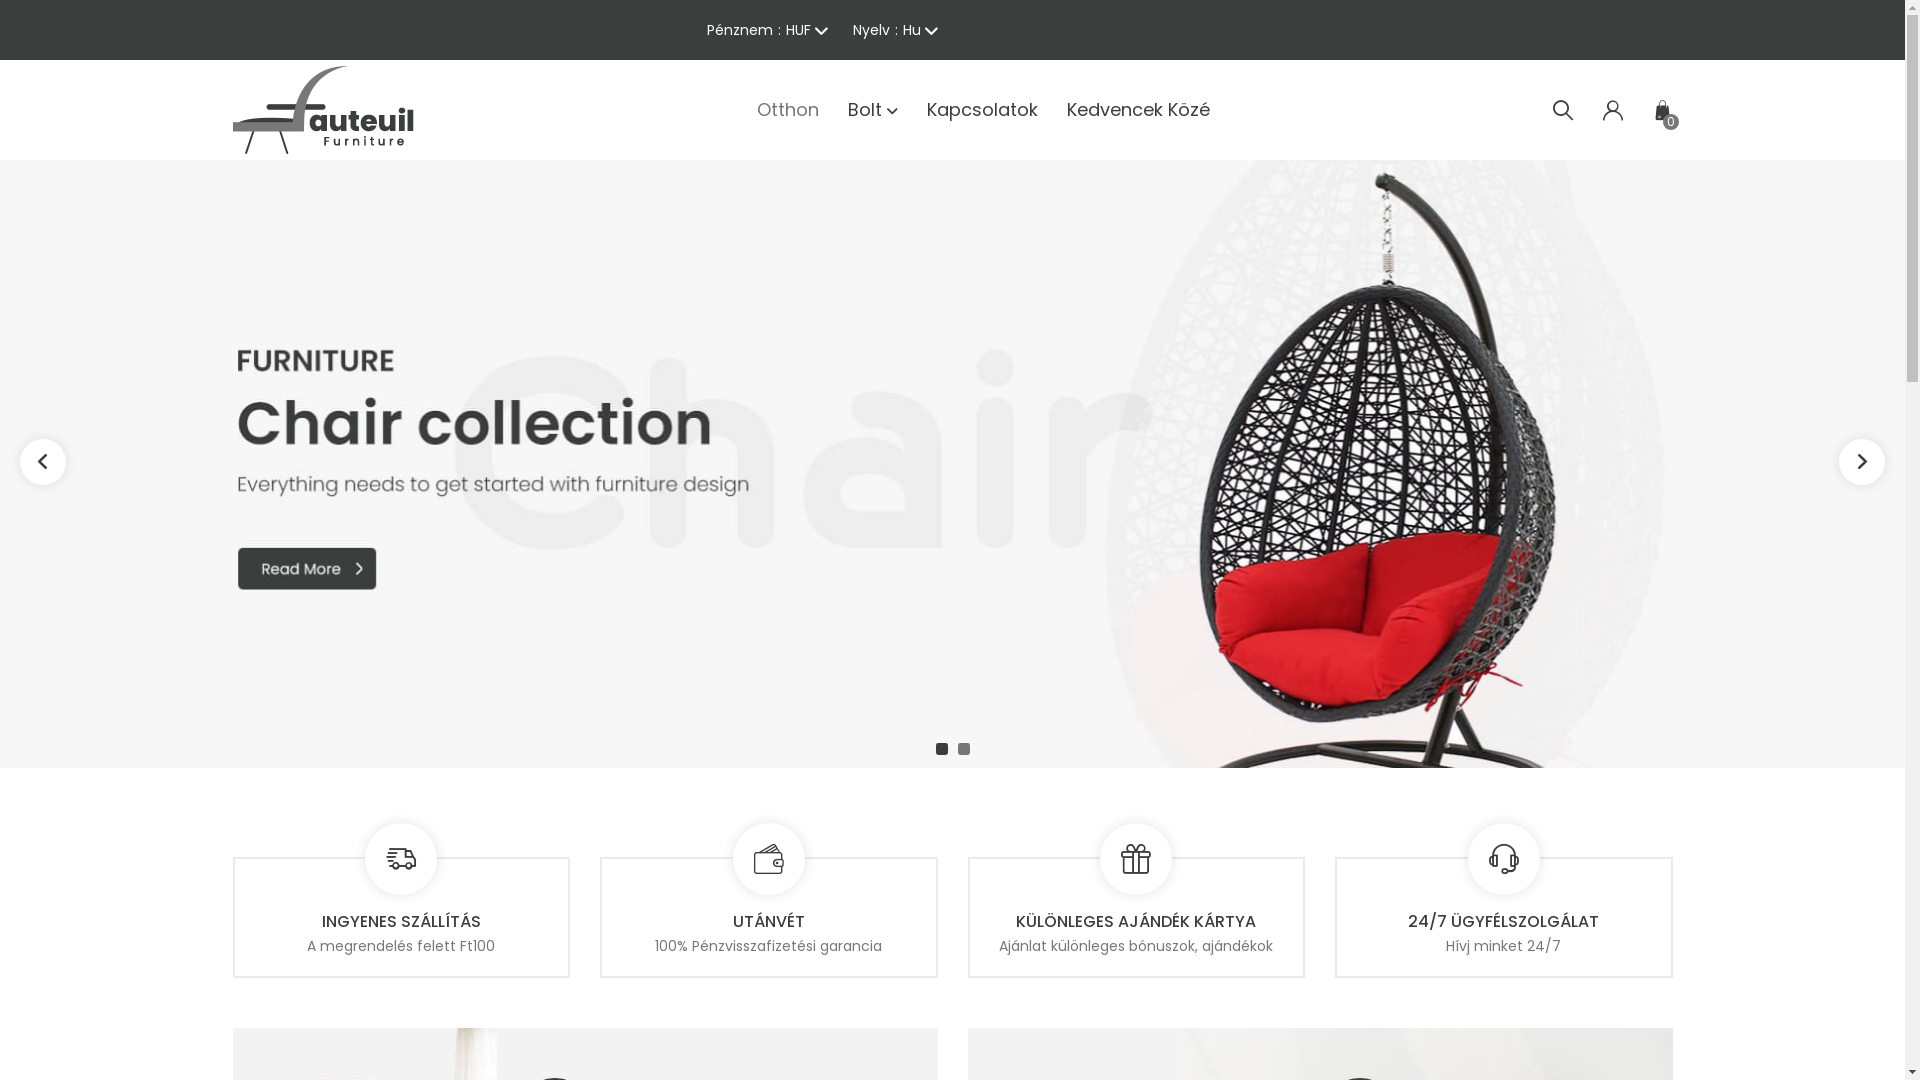 The image size is (1920, 1080). Describe the element at coordinates (981, 110) in the screenshot. I see `'Kapcsolatok'` at that location.